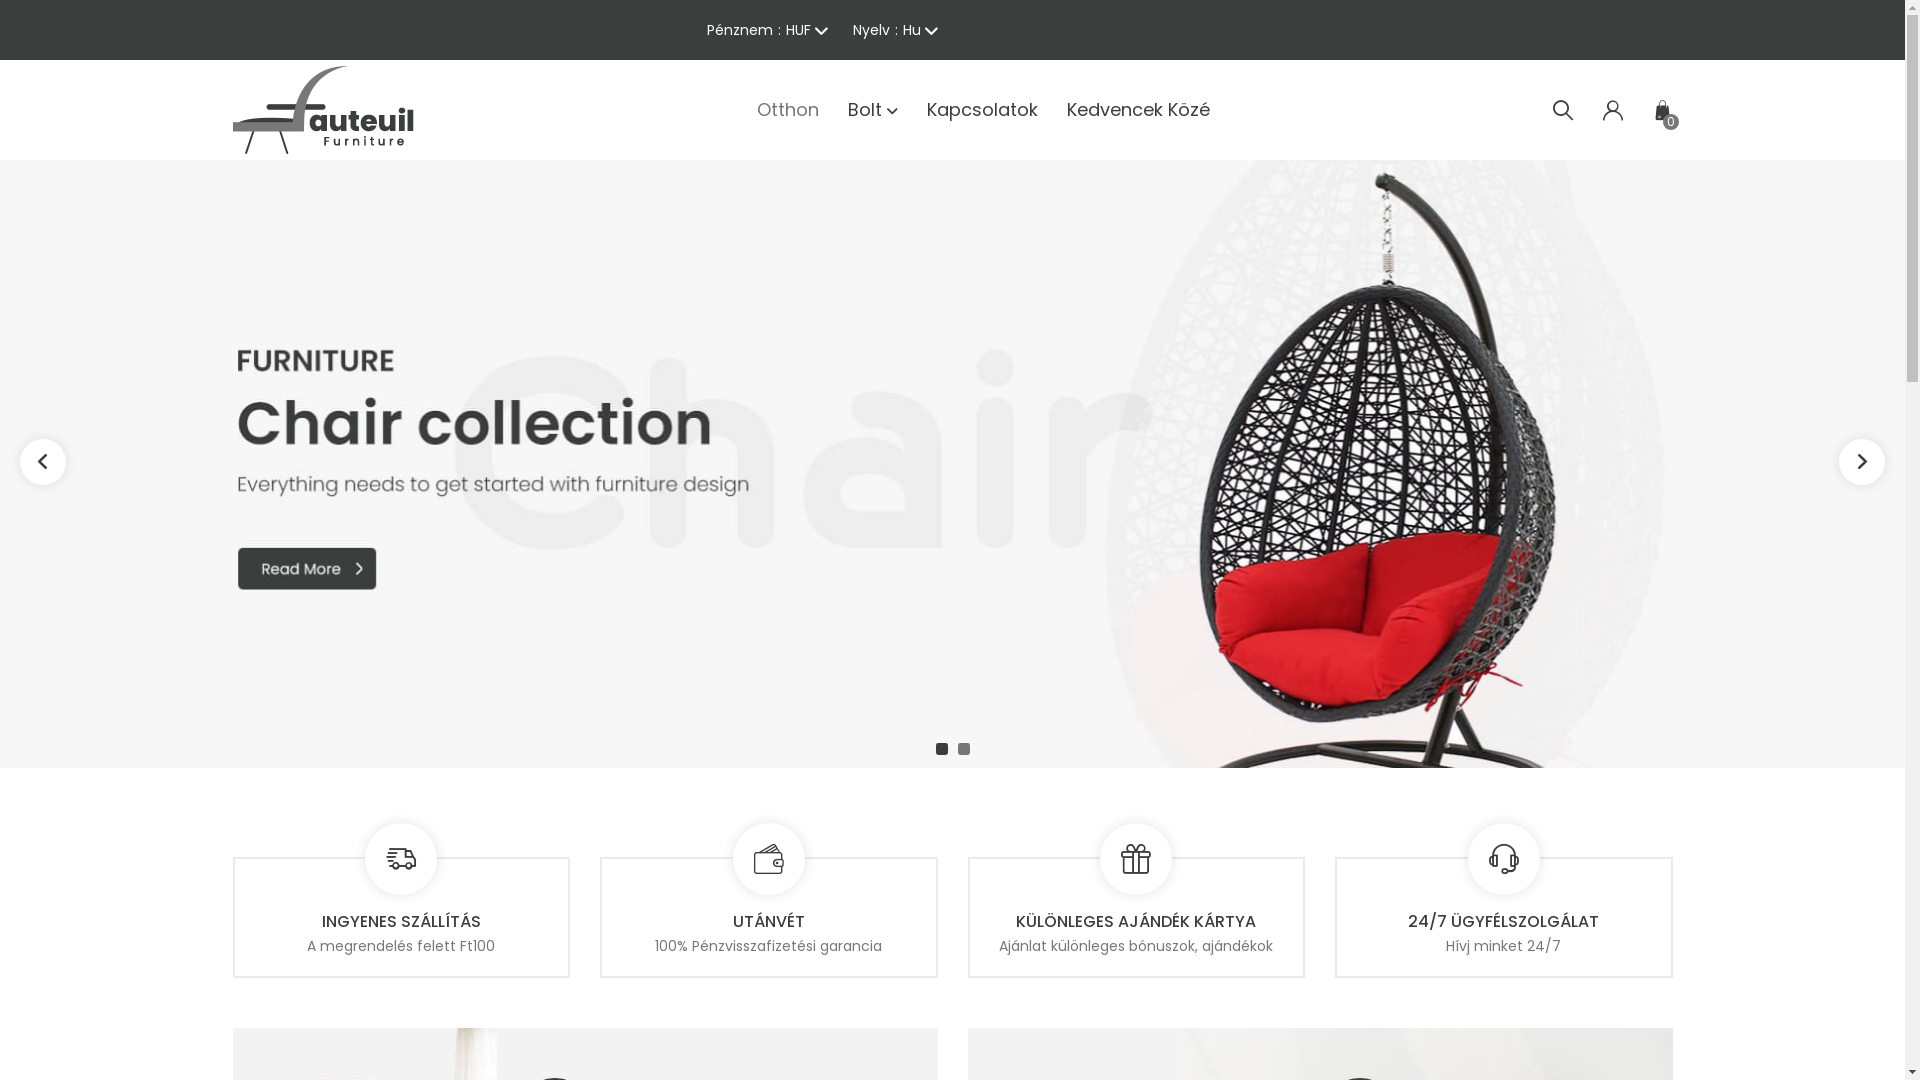 The image size is (1920, 1080). Describe the element at coordinates (981, 110) in the screenshot. I see `'Kapcsolatok'` at that location.